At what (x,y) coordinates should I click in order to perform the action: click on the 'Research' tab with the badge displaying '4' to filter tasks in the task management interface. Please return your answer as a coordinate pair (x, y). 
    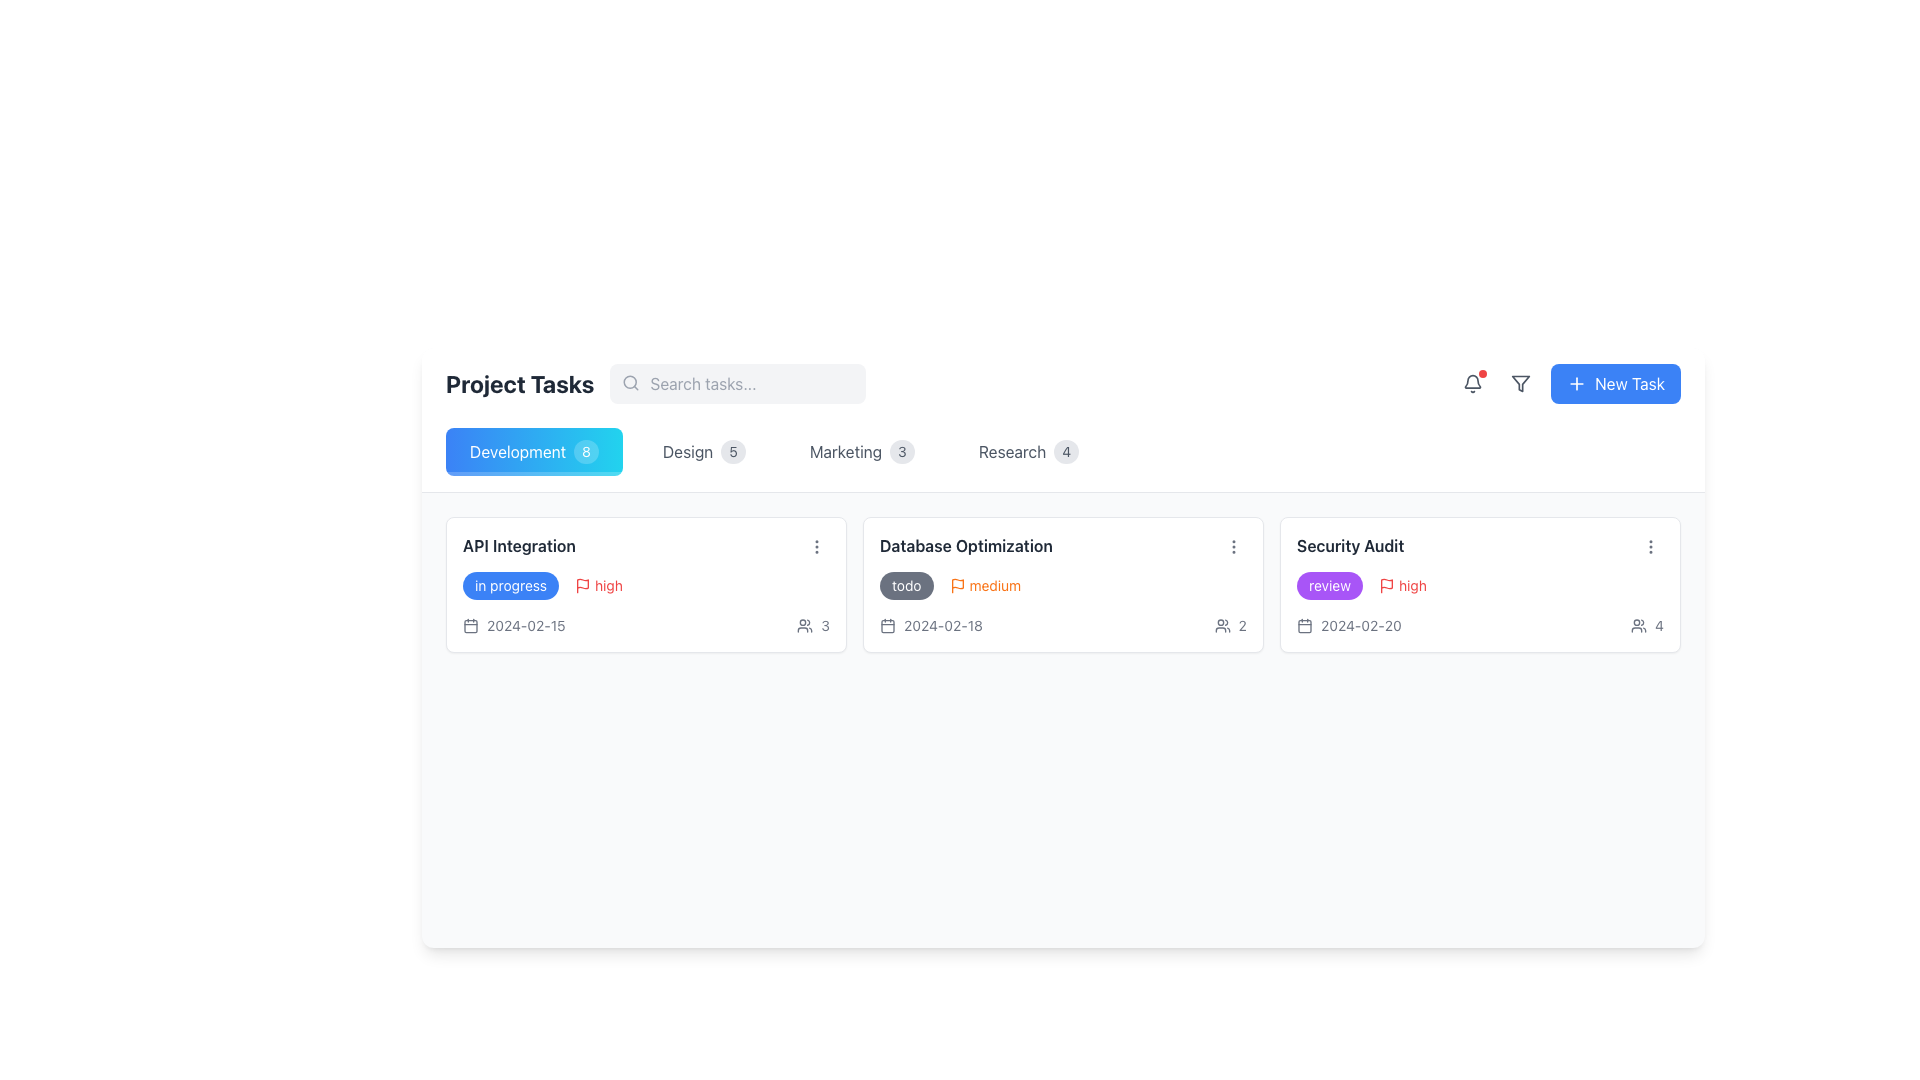
    Looking at the image, I should click on (1028, 451).